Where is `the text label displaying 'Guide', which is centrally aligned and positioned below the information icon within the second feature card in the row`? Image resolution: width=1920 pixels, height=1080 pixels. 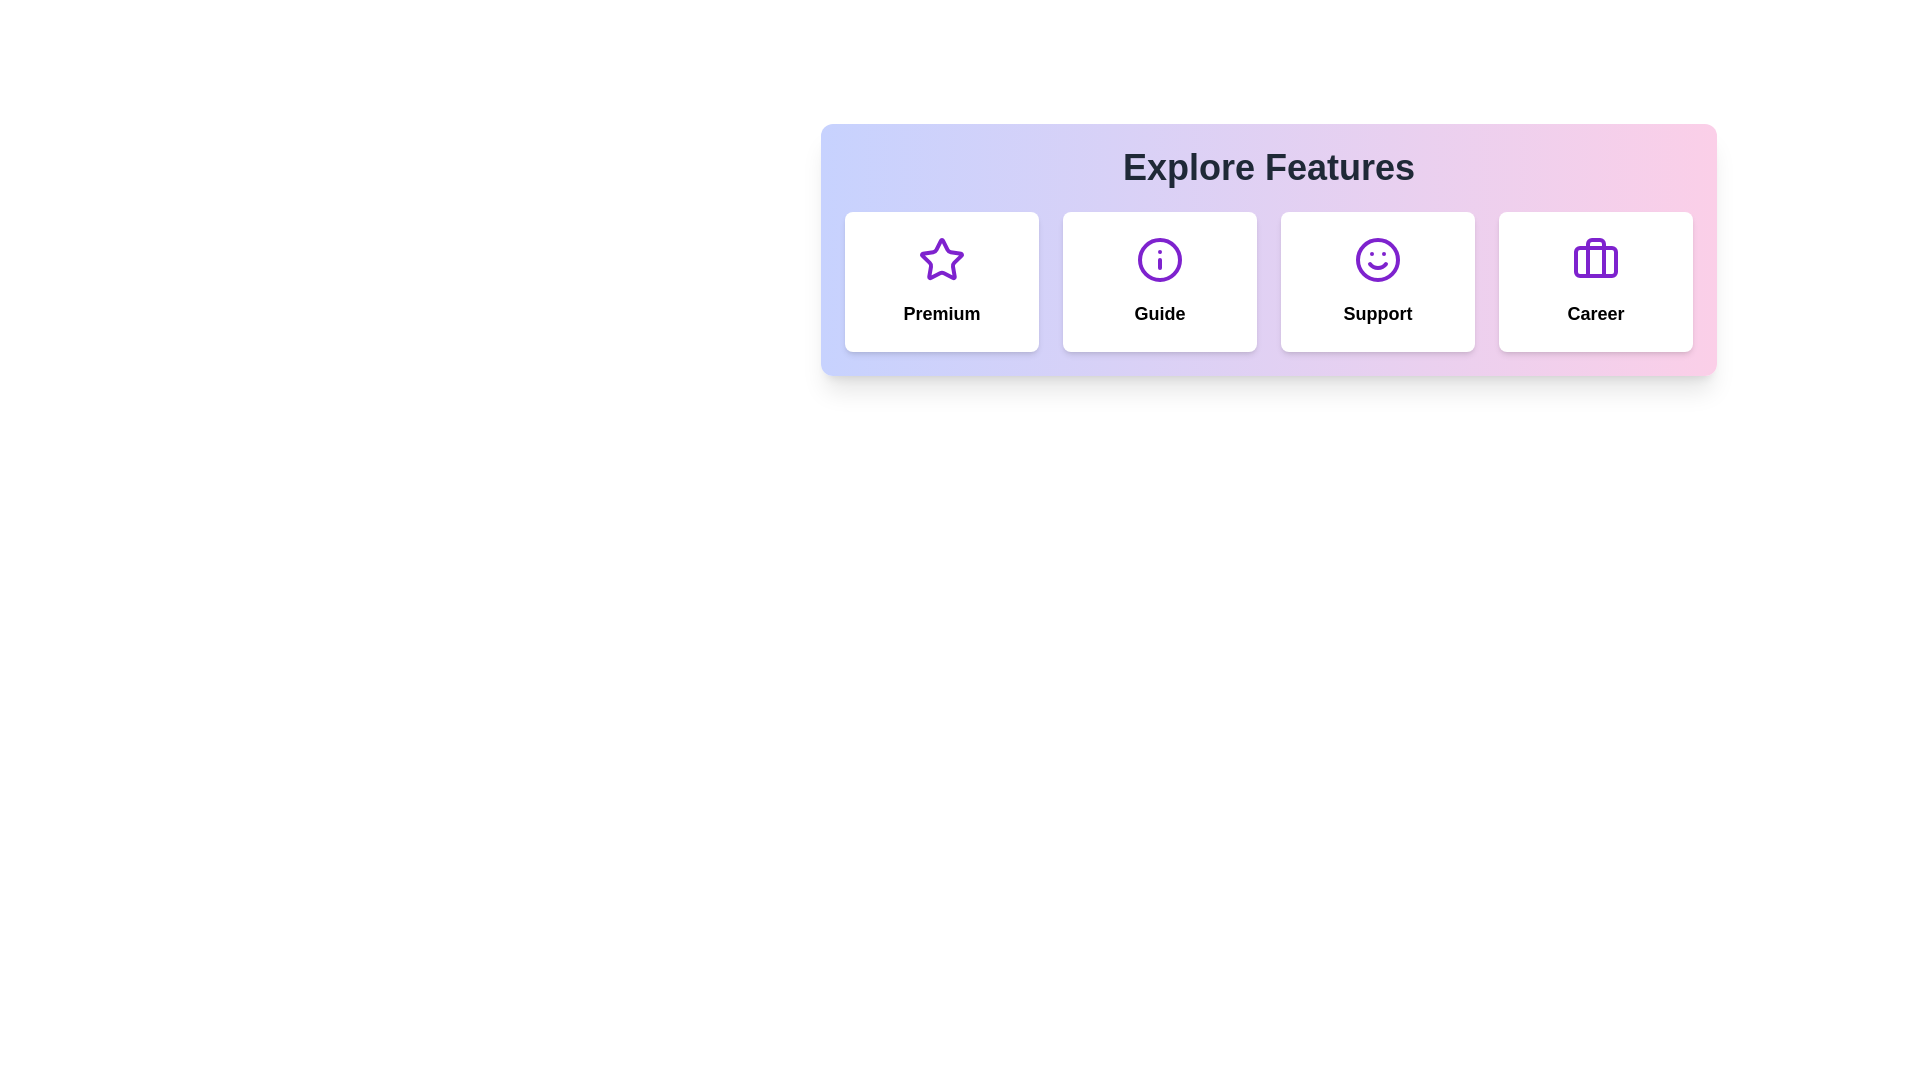
the text label displaying 'Guide', which is centrally aligned and positioned below the information icon within the second feature card in the row is located at coordinates (1160, 313).